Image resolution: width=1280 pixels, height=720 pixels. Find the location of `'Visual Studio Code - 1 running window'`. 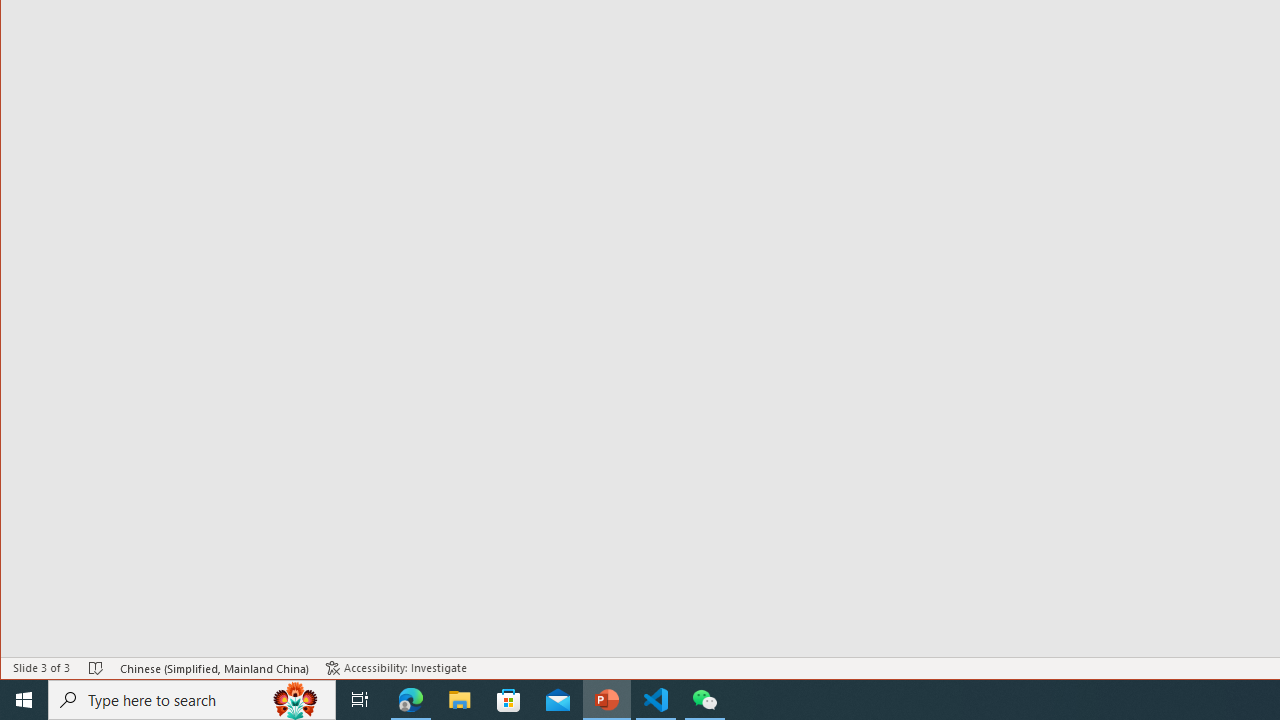

'Visual Studio Code - 1 running window' is located at coordinates (656, 698).